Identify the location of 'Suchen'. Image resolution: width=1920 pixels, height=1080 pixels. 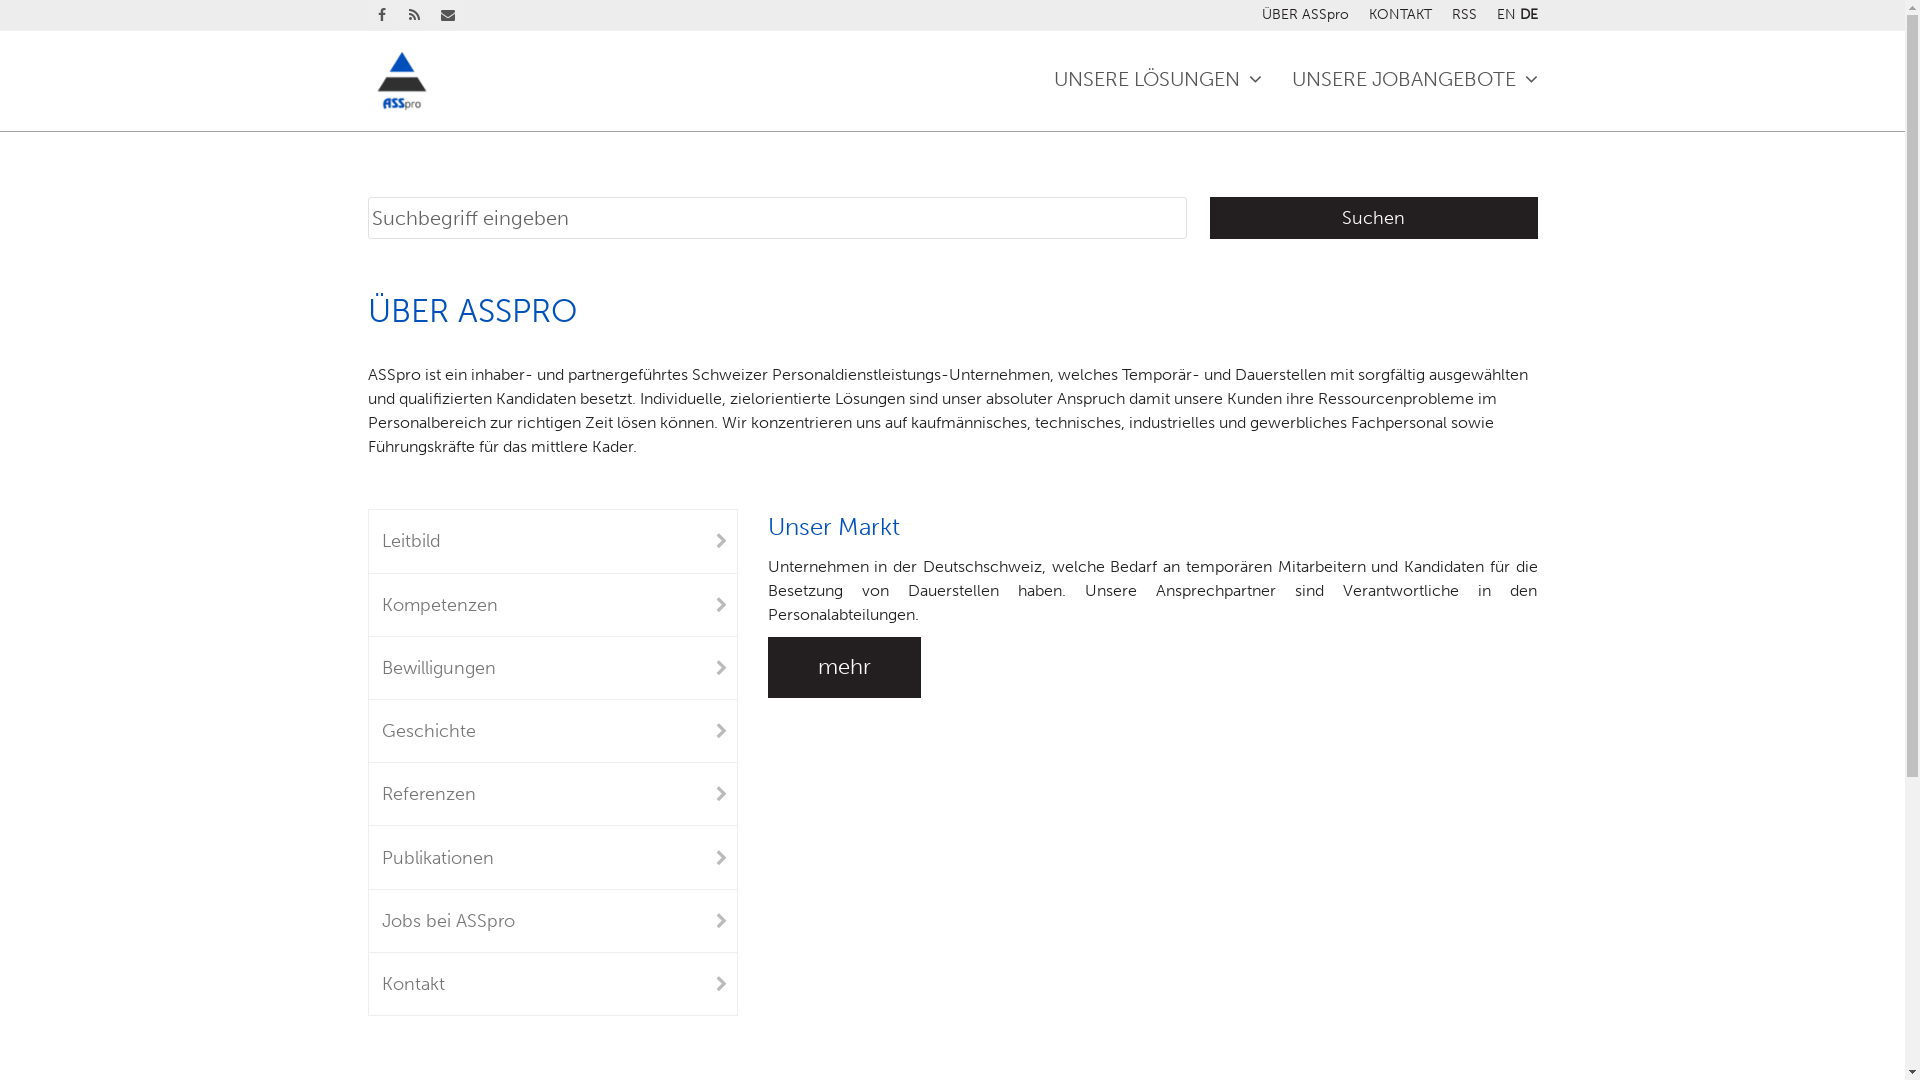
(1208, 218).